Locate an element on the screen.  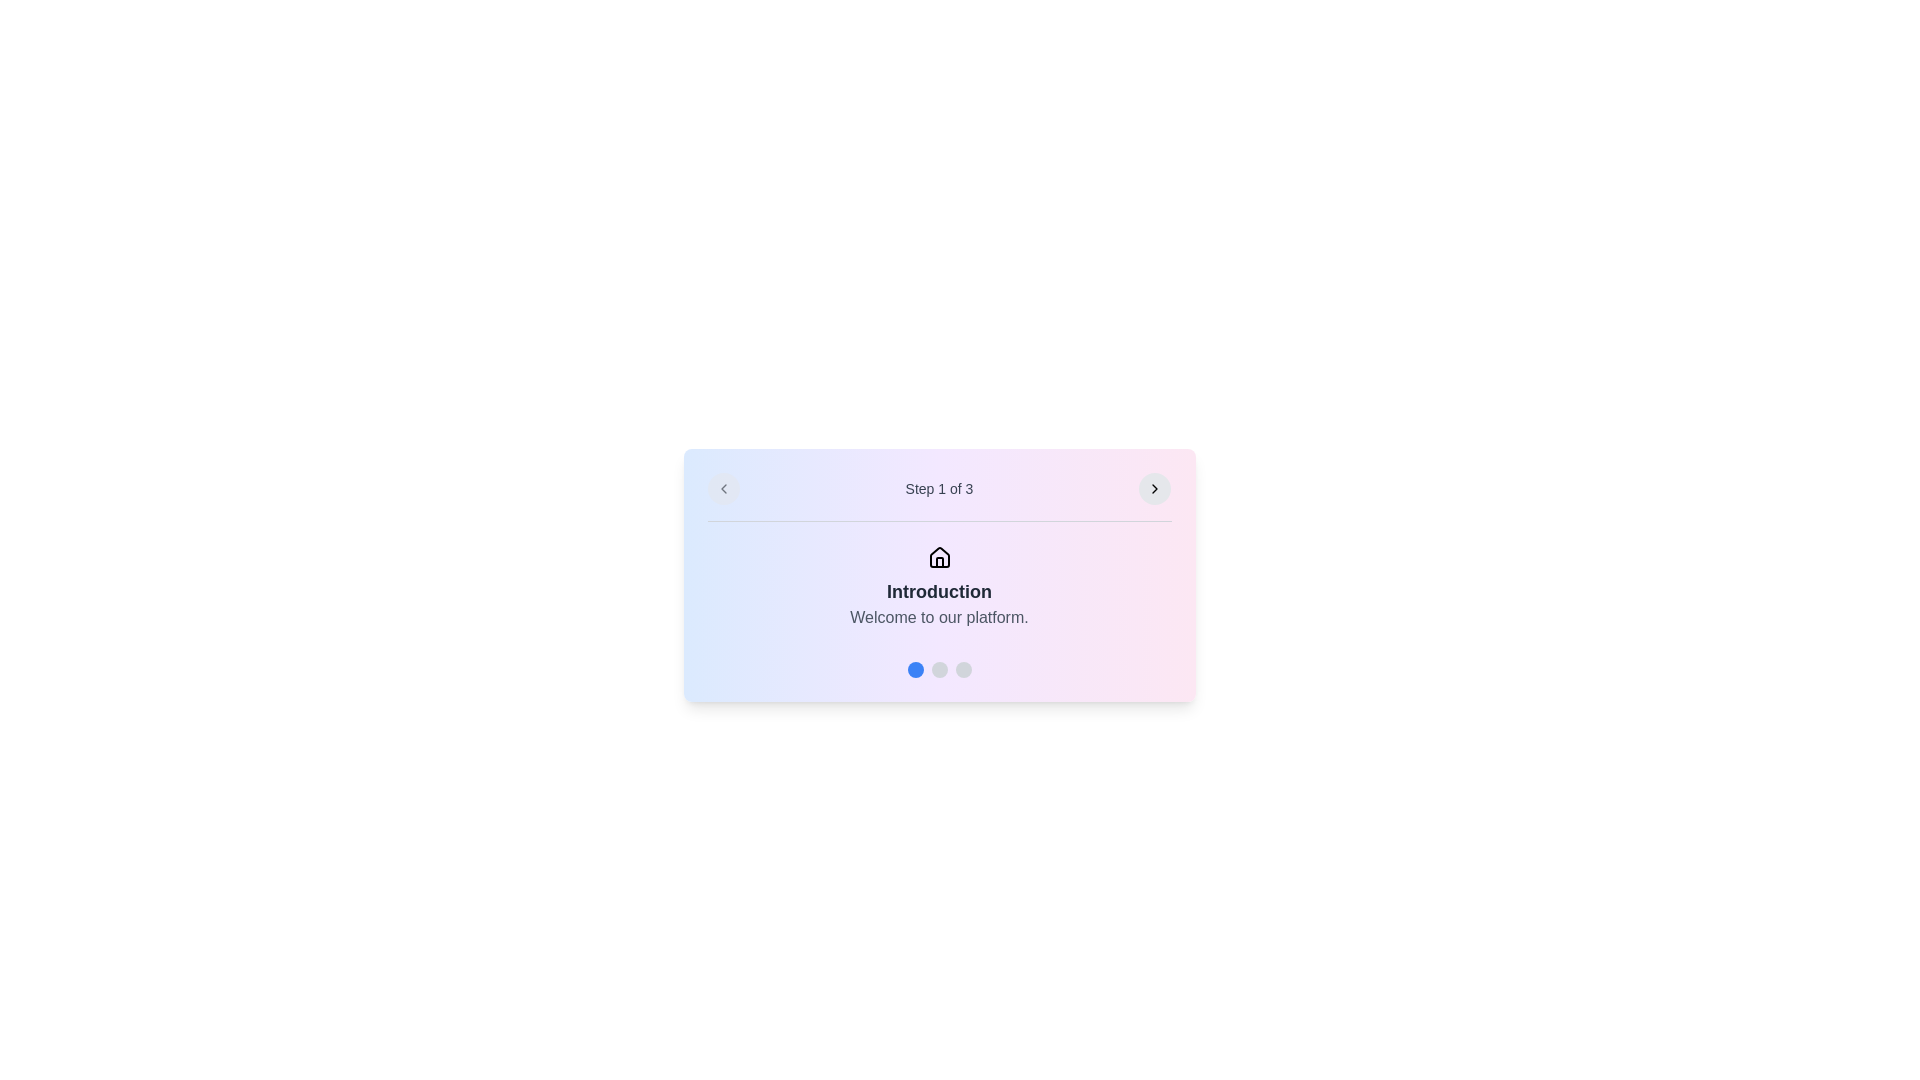
the left-pointing chevron icon button, which is styled with thin lines and has a circular light gray background, located in the top-left corner of the UI panel is located at coordinates (722, 489).